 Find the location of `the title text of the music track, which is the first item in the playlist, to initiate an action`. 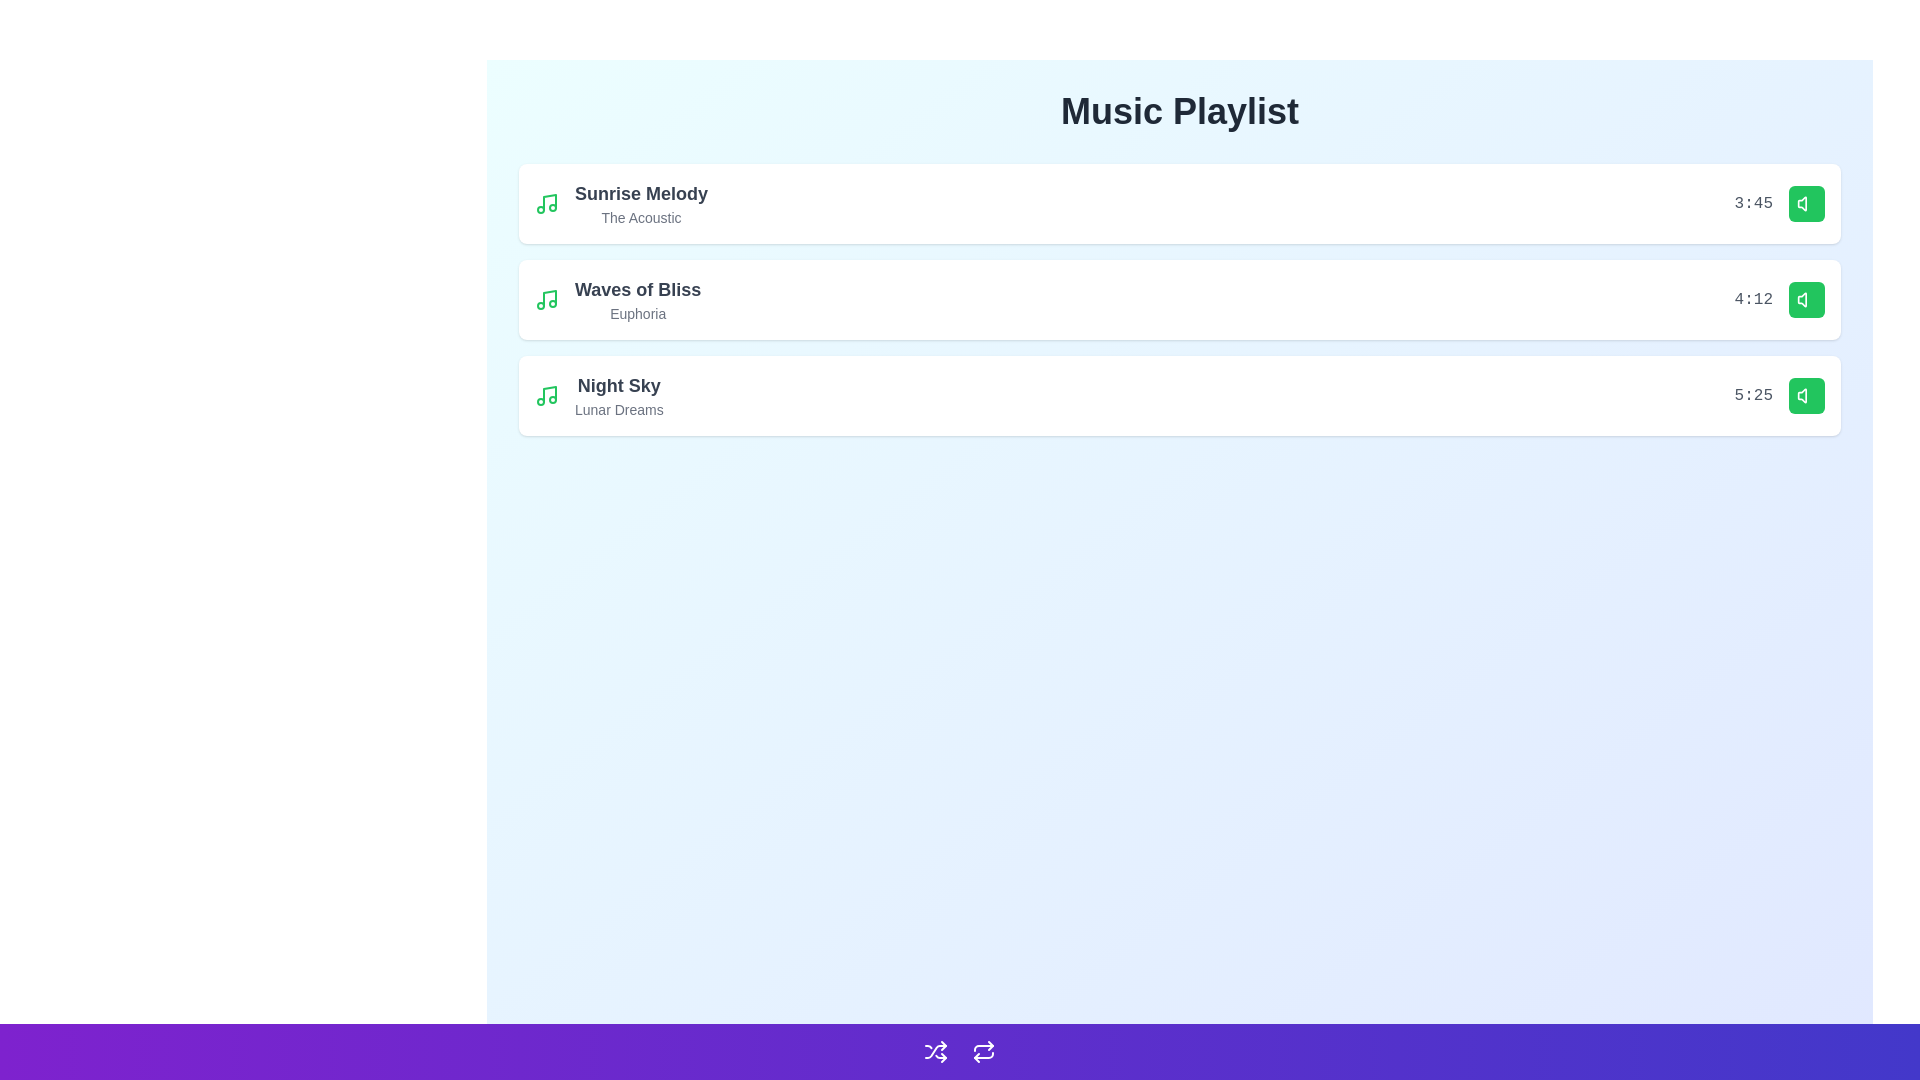

the title text of the music track, which is the first item in the playlist, to initiate an action is located at coordinates (620, 204).